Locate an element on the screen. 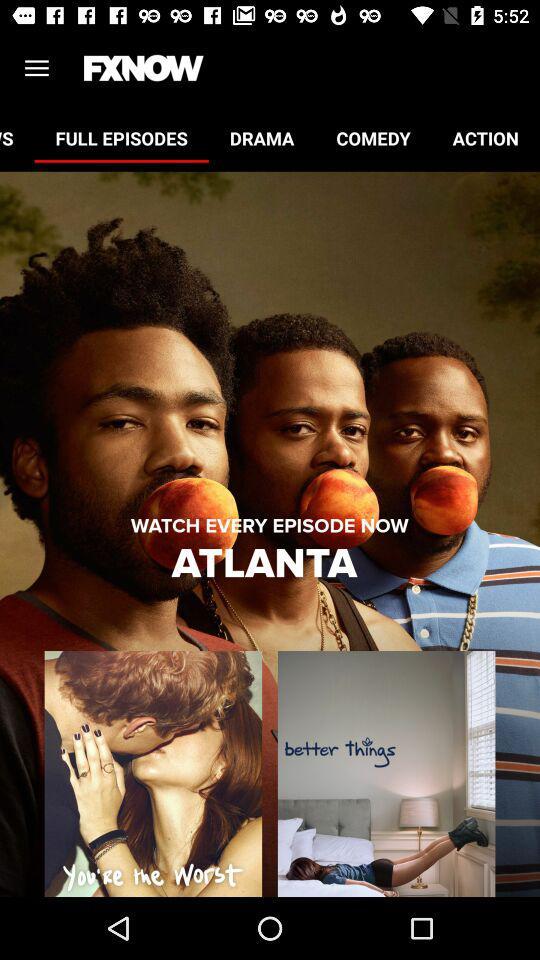  the full episodes item is located at coordinates (121, 137).